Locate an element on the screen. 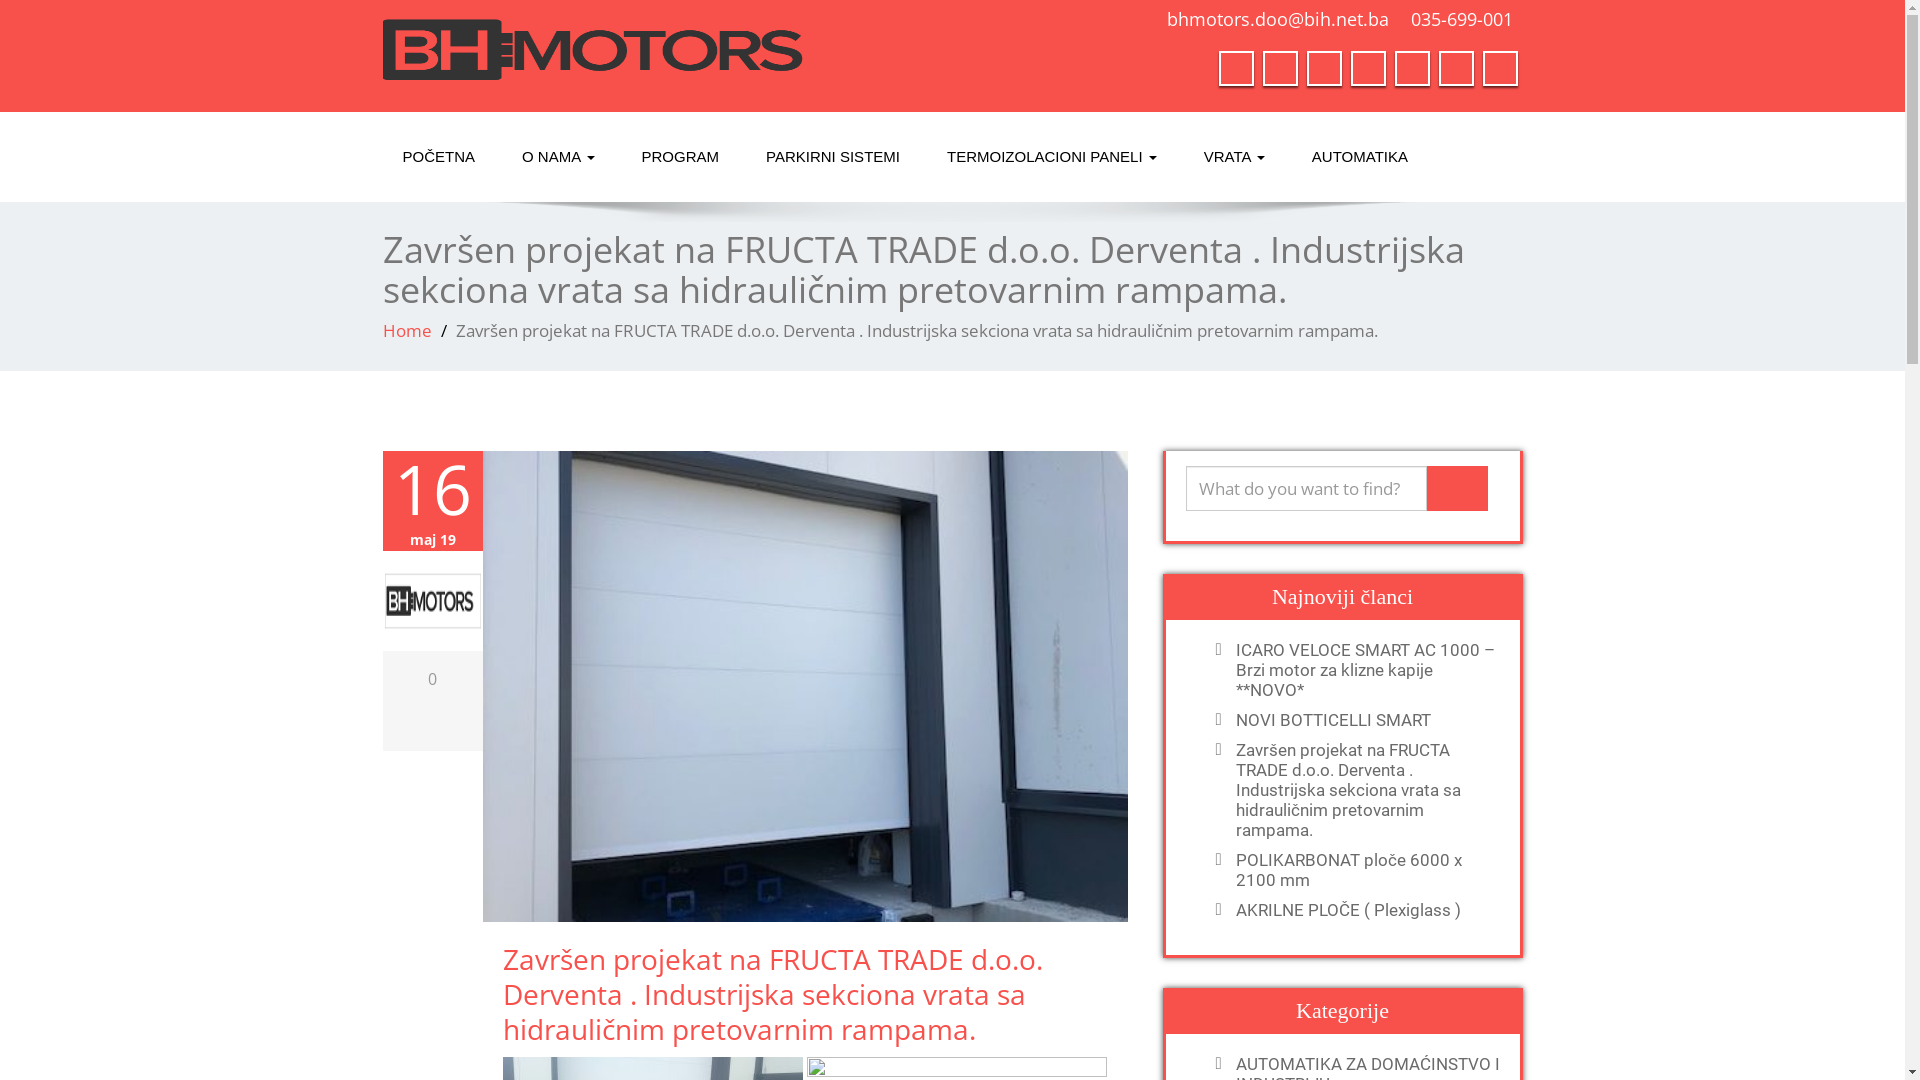 Image resolution: width=1920 pixels, height=1080 pixels. '0' is located at coordinates (431, 677).